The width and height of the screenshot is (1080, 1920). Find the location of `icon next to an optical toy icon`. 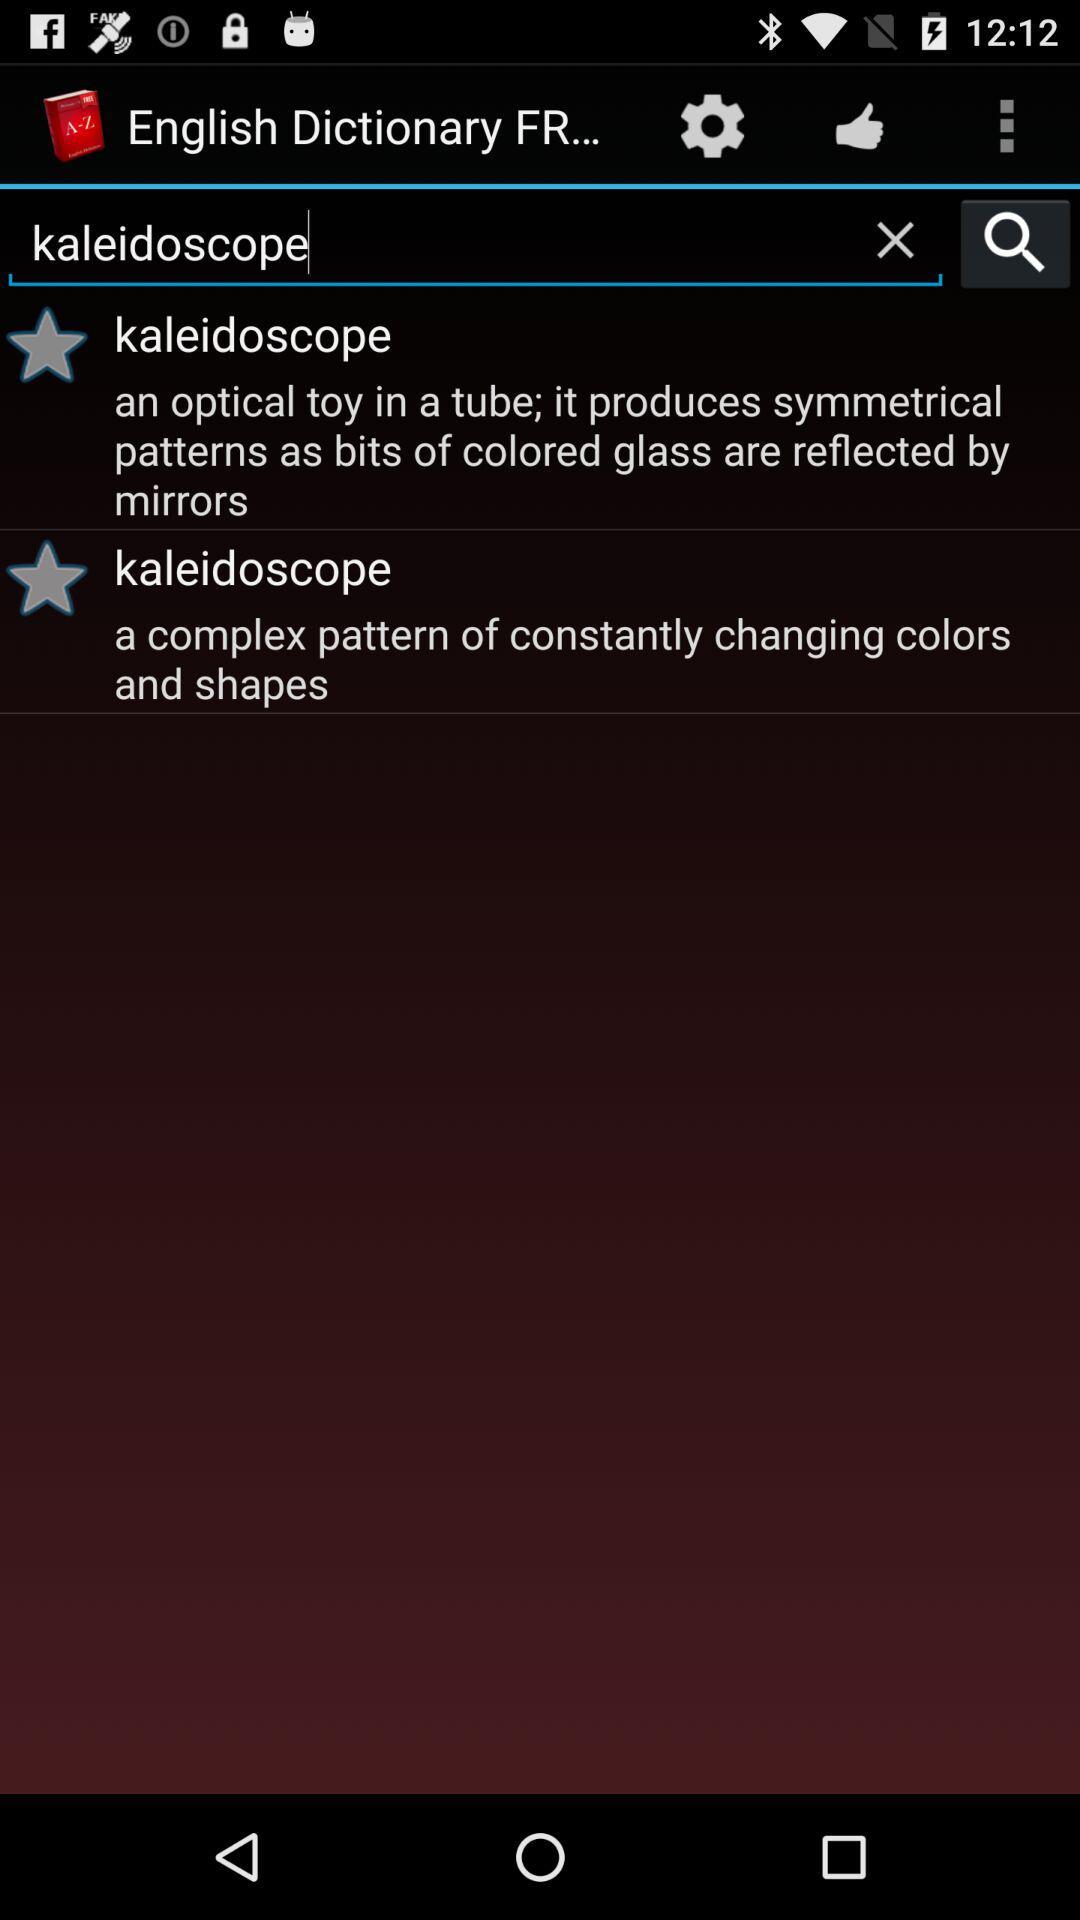

icon next to an optical toy icon is located at coordinates (53, 576).